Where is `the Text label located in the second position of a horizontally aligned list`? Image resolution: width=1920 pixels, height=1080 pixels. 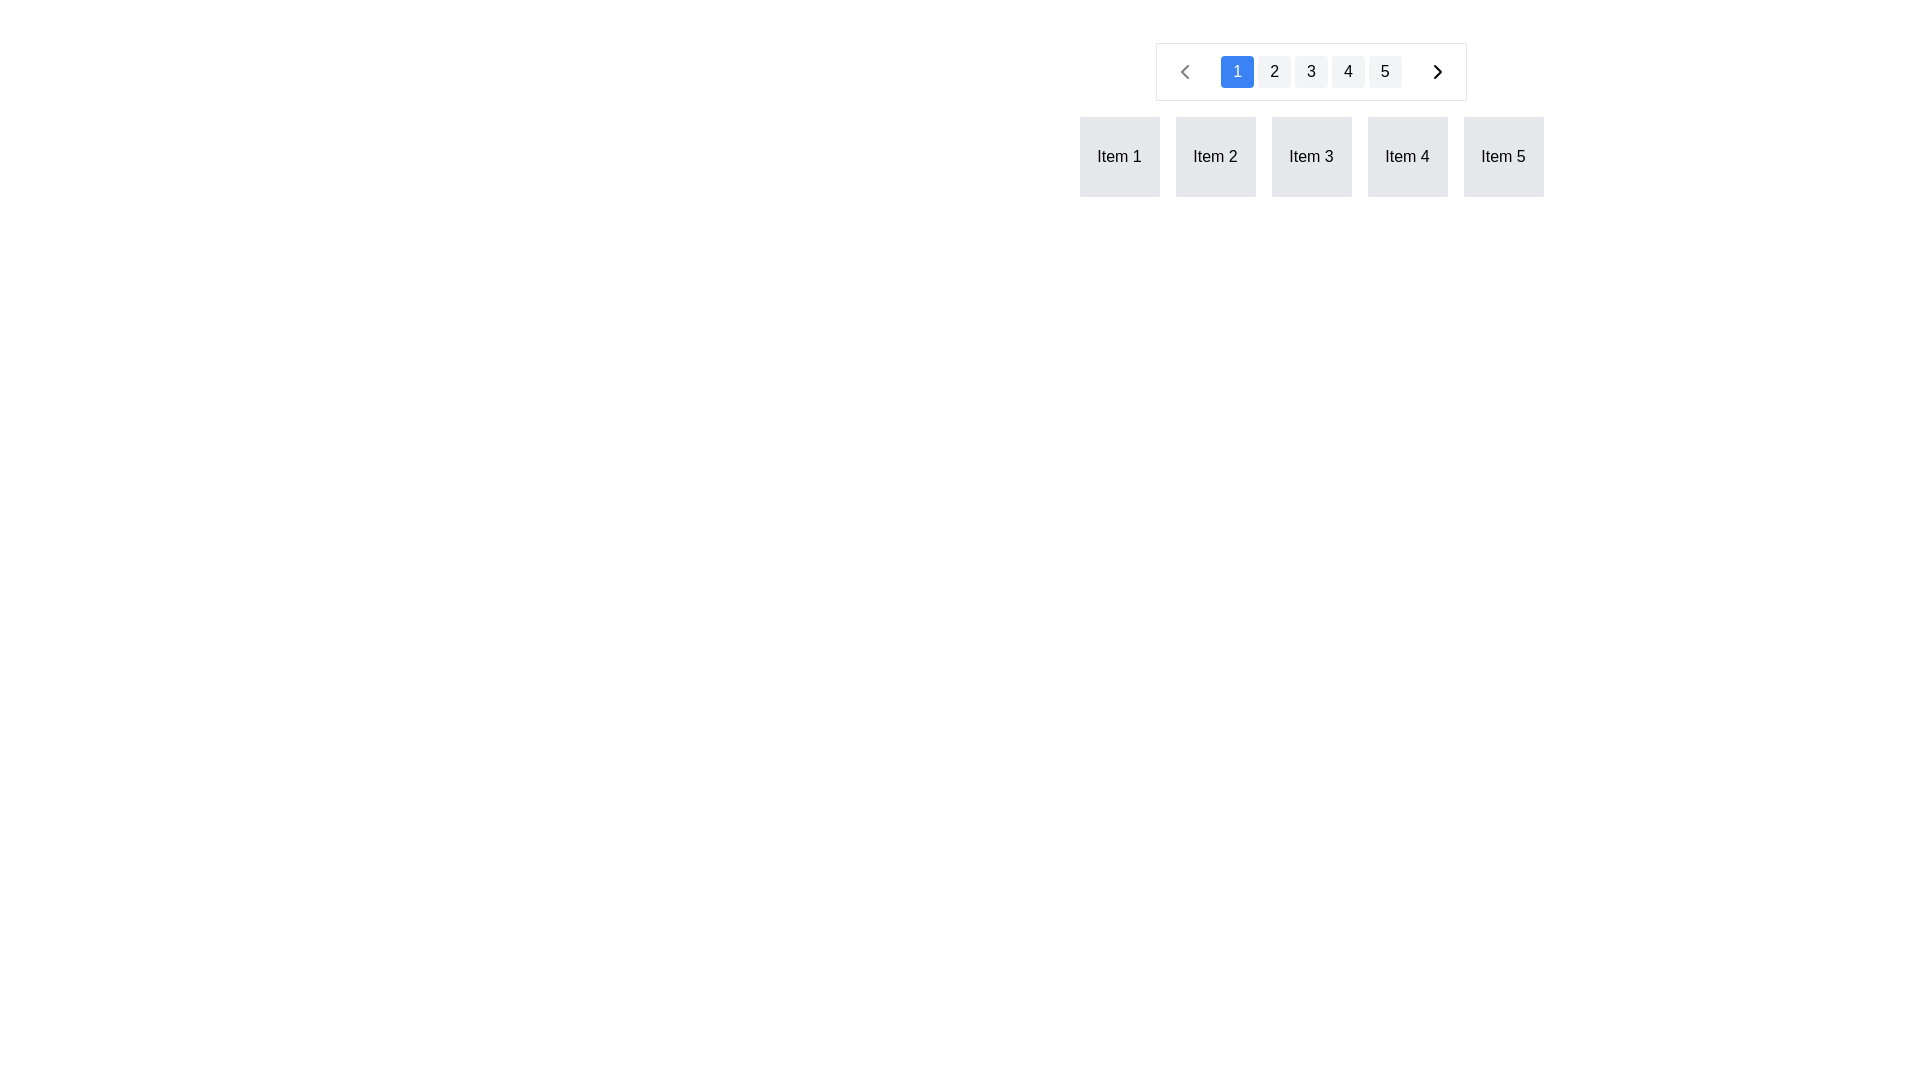 the Text label located in the second position of a horizontally aligned list is located at coordinates (1214, 156).